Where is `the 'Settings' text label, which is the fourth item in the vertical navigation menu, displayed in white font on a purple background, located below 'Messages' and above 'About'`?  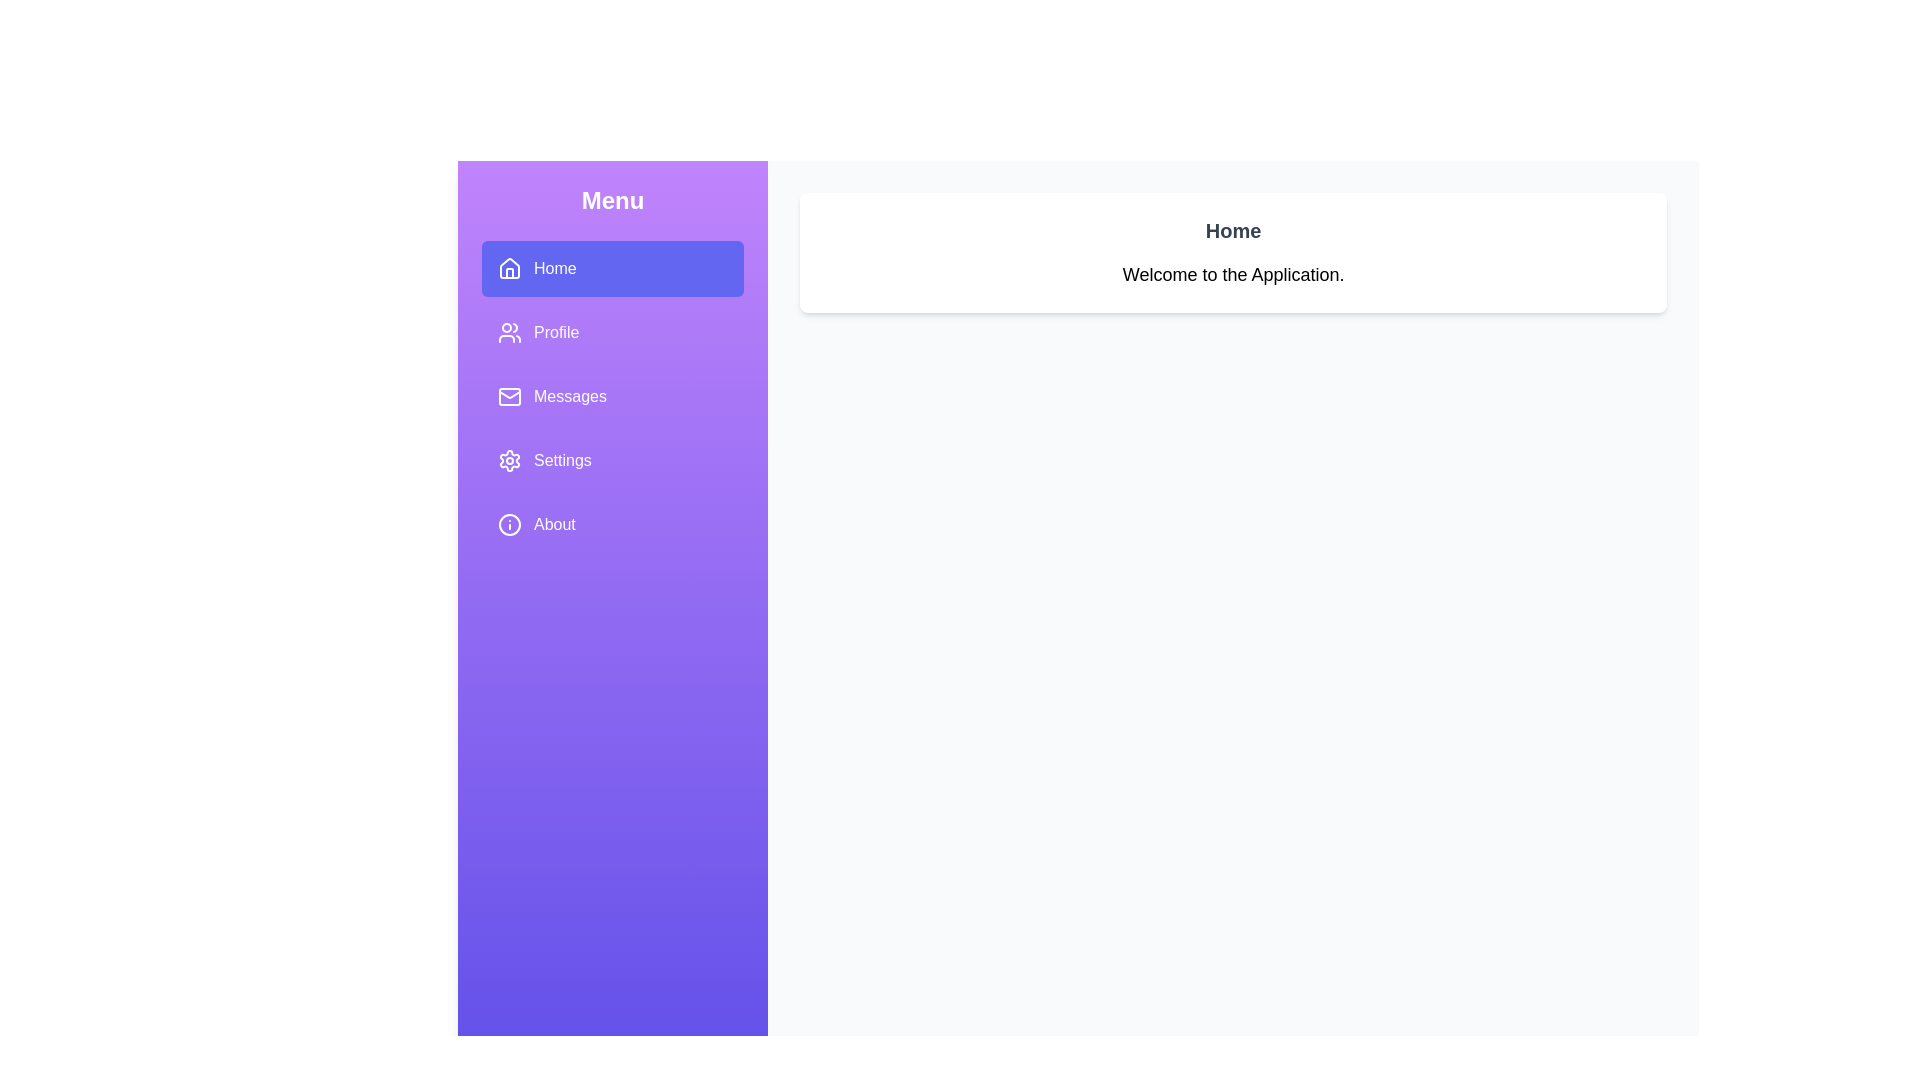
the 'Settings' text label, which is the fourth item in the vertical navigation menu, displayed in white font on a purple background, located below 'Messages' and above 'About' is located at coordinates (561, 461).